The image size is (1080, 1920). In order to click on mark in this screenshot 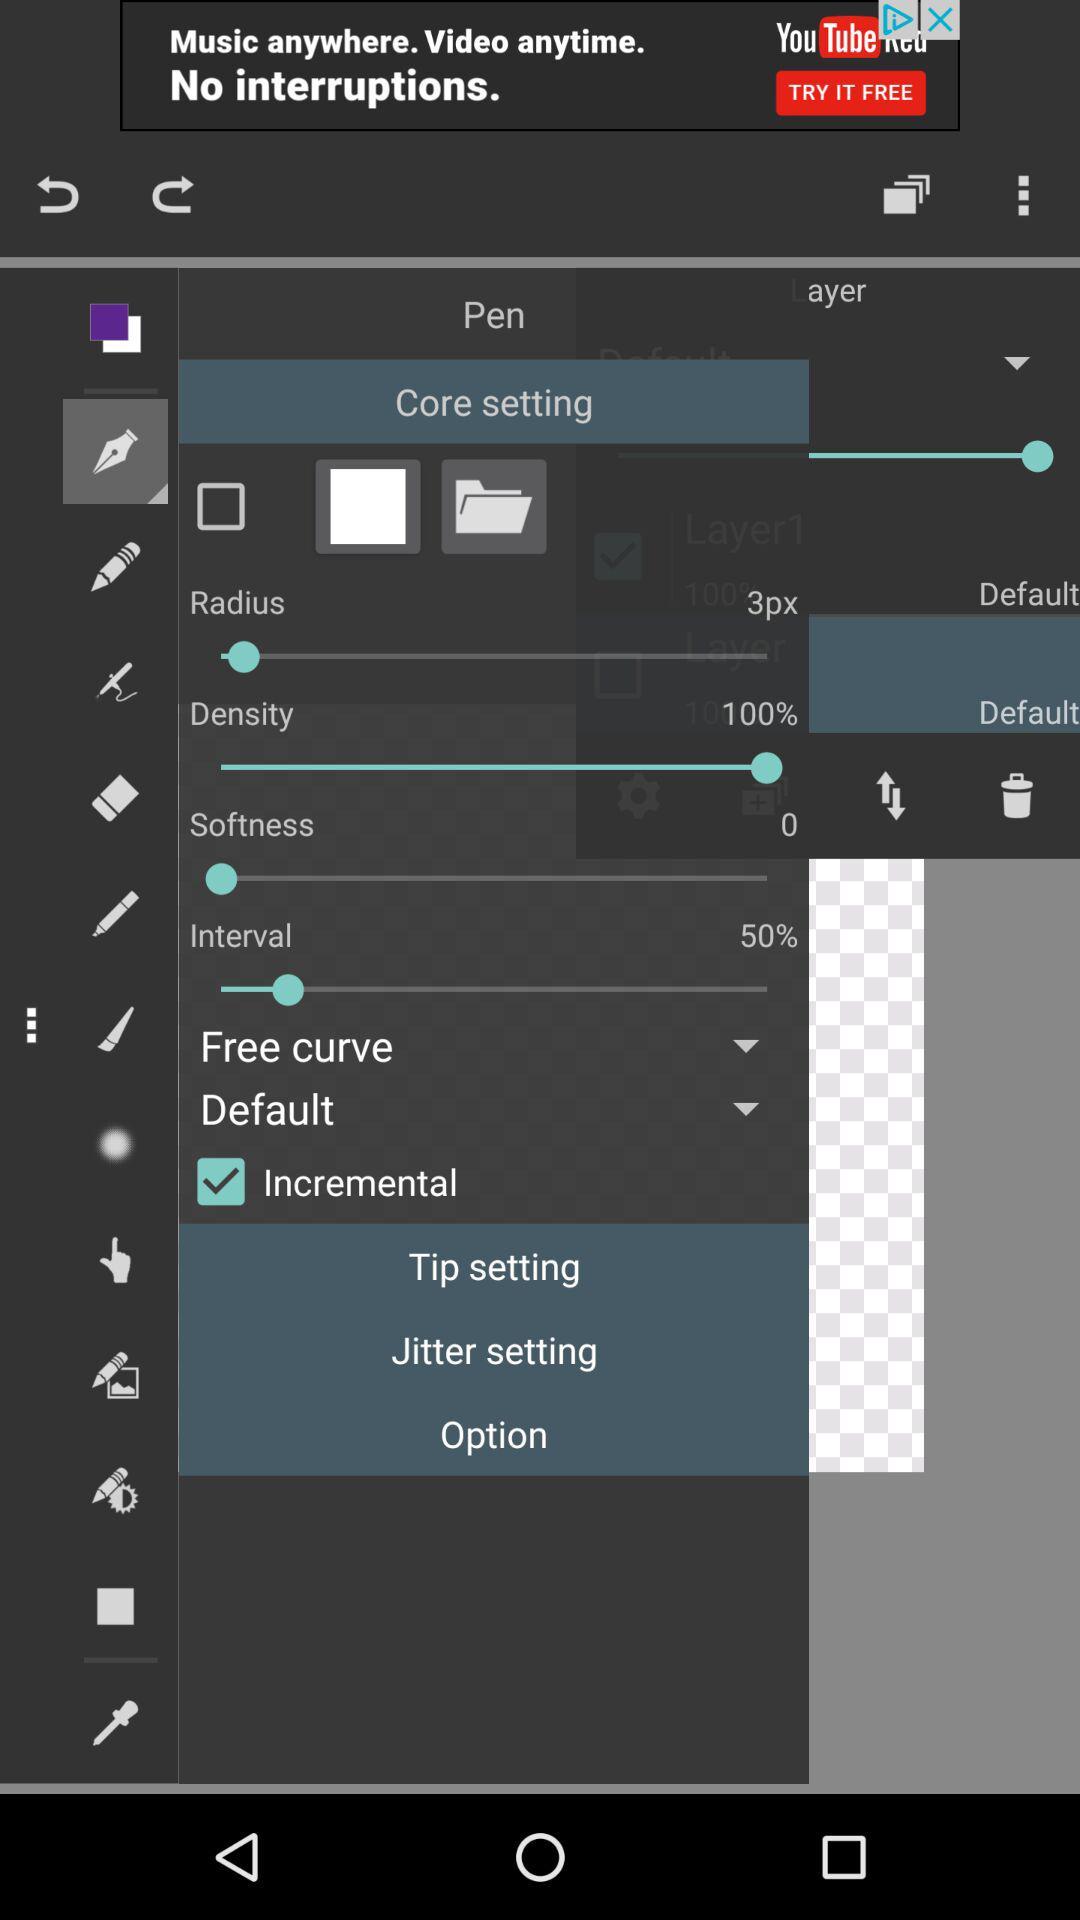, I will do `click(240, 506)`.